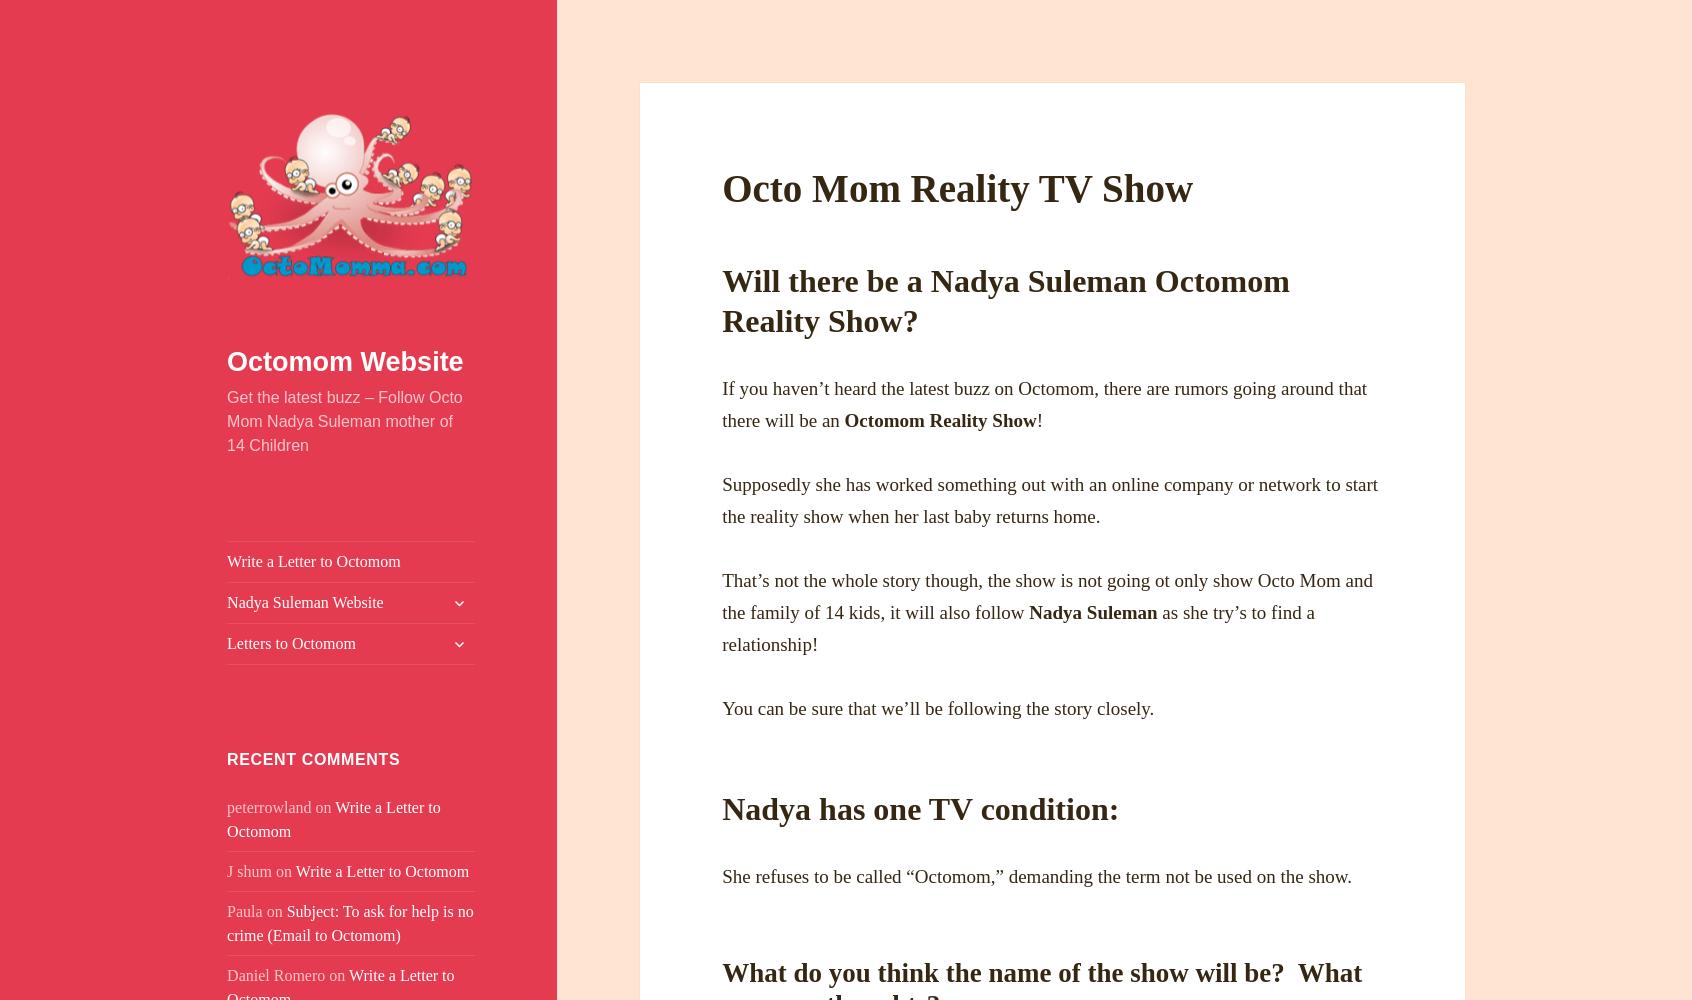 The image size is (1692, 1000). What do you see at coordinates (720, 188) in the screenshot?
I see `'Octo Mom Reality TV Show'` at bounding box center [720, 188].